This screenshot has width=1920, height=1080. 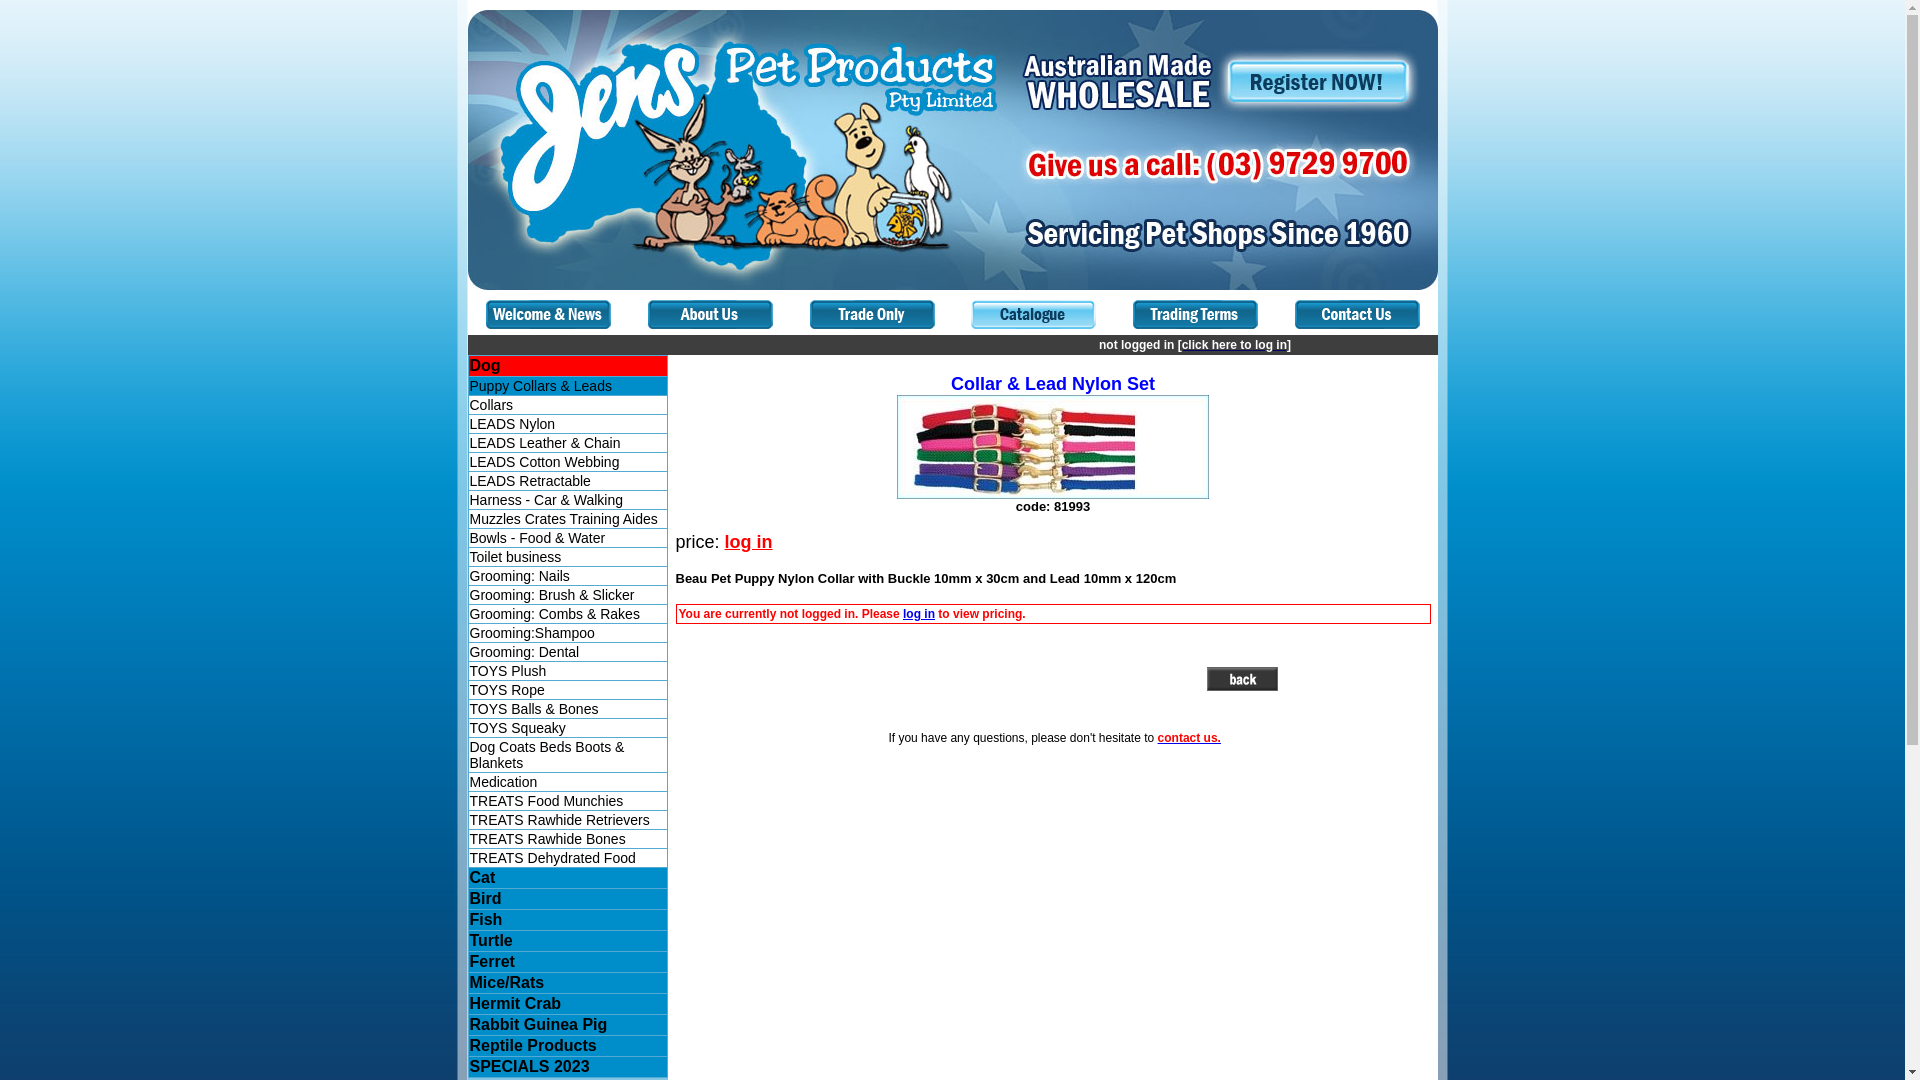 I want to click on 'Medication', so click(x=565, y=781).